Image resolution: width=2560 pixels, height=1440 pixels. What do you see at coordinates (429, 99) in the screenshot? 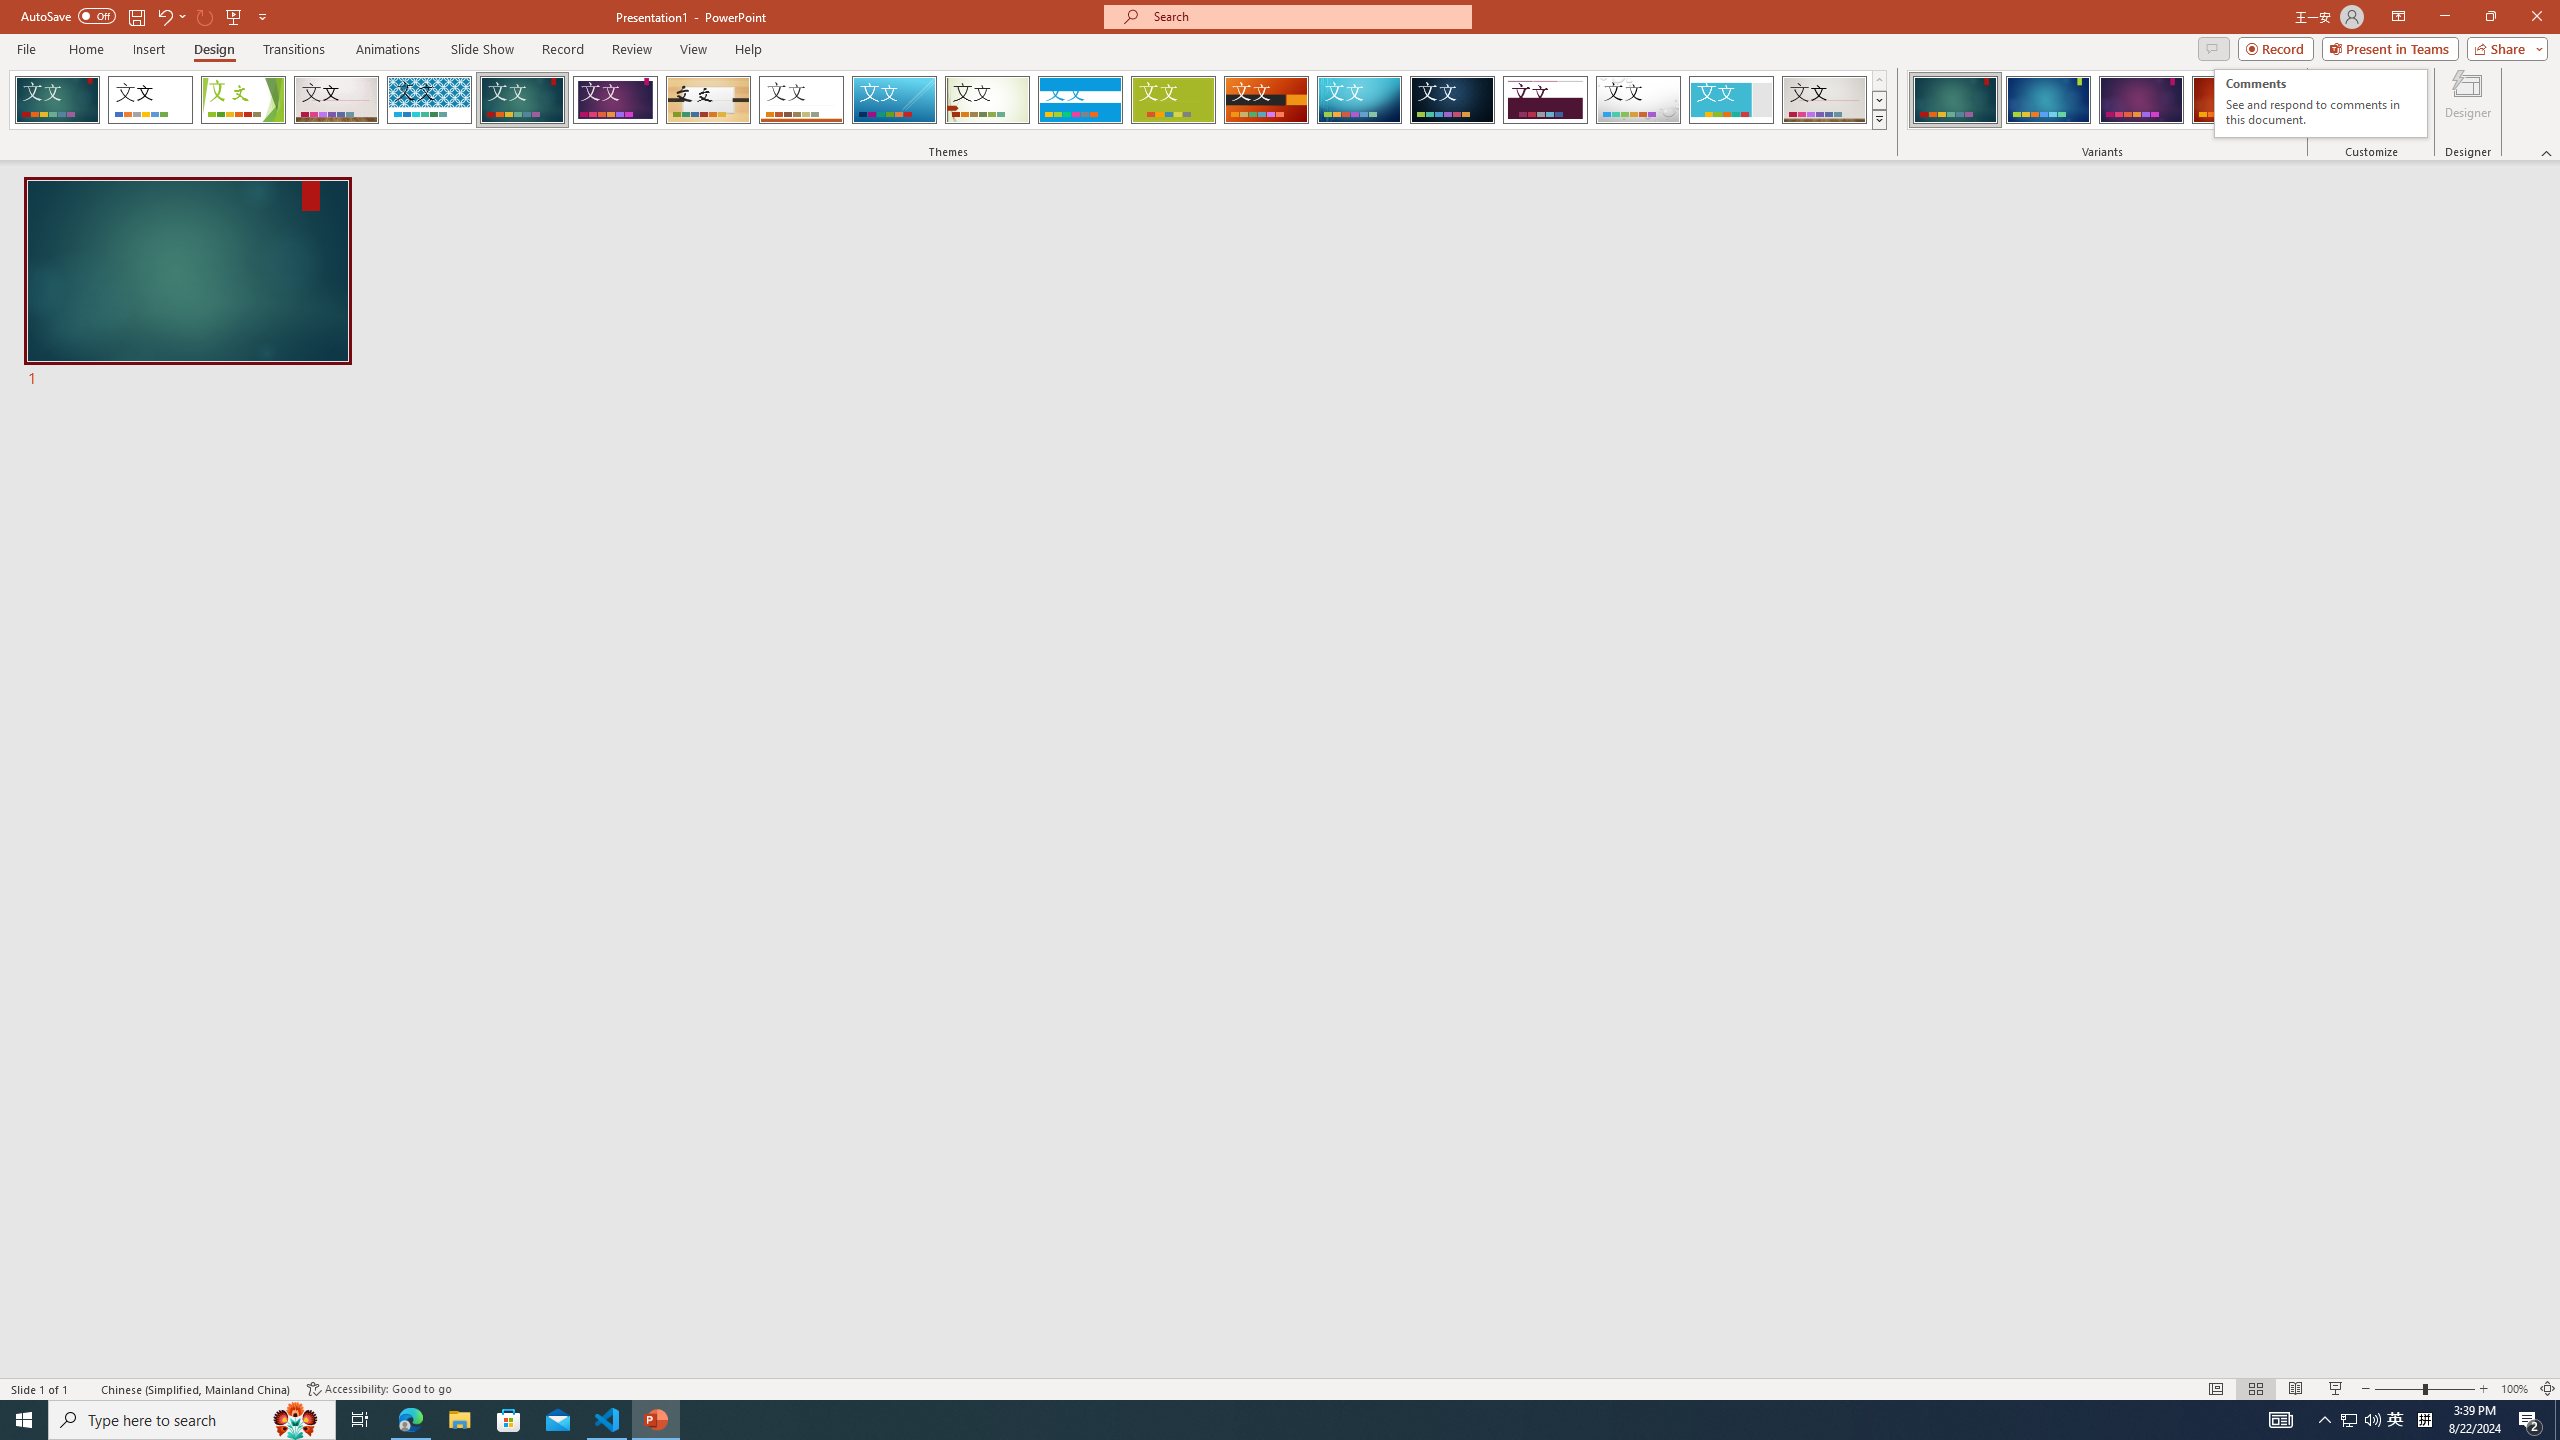
I see `'Integral Loading Preview...'` at bounding box center [429, 99].